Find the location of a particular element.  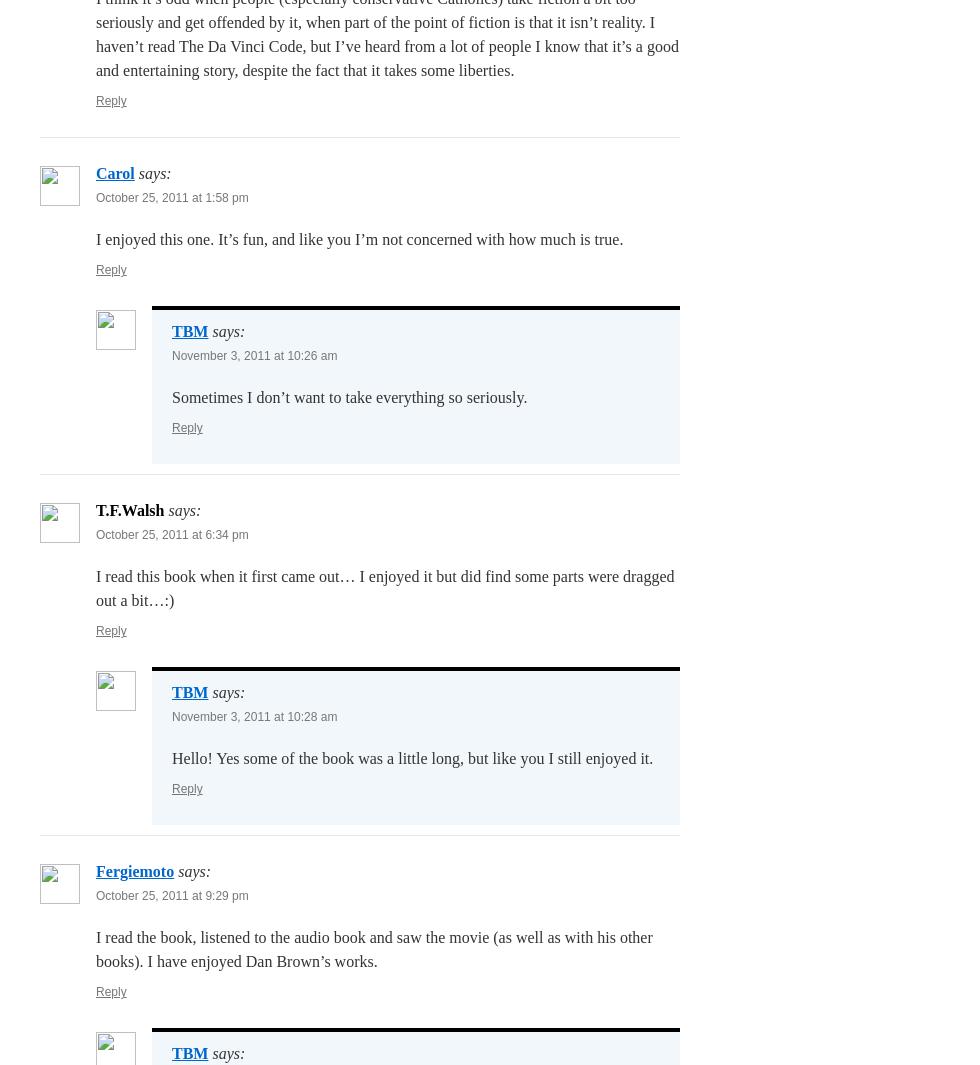

'Fergiemoto' is located at coordinates (135, 871).